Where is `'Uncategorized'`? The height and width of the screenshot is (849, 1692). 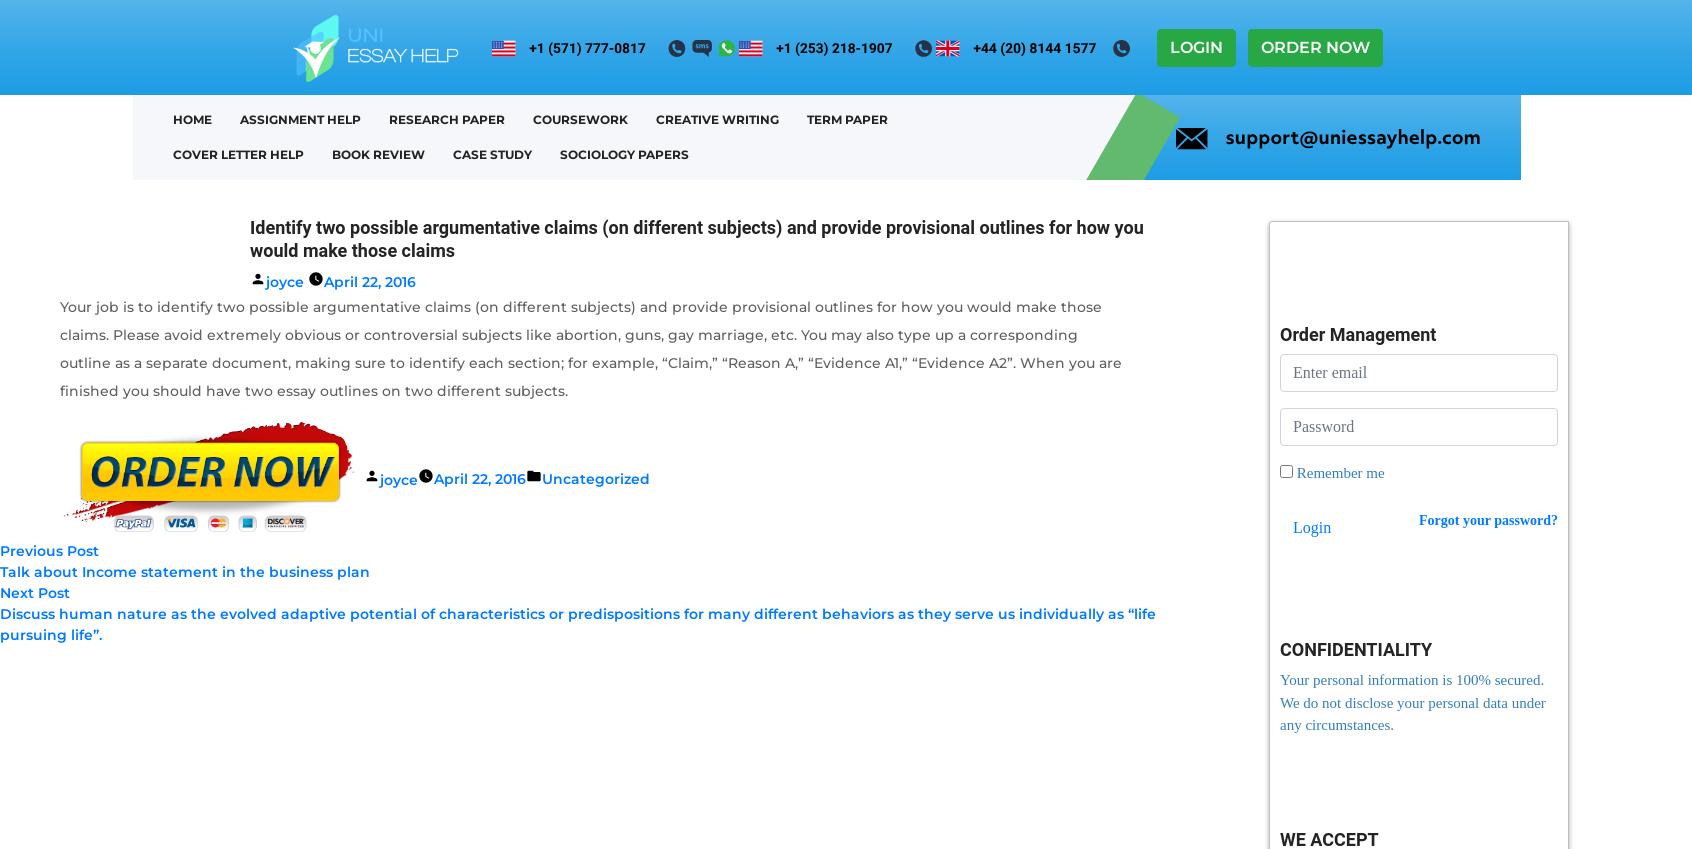 'Uncategorized' is located at coordinates (594, 478).